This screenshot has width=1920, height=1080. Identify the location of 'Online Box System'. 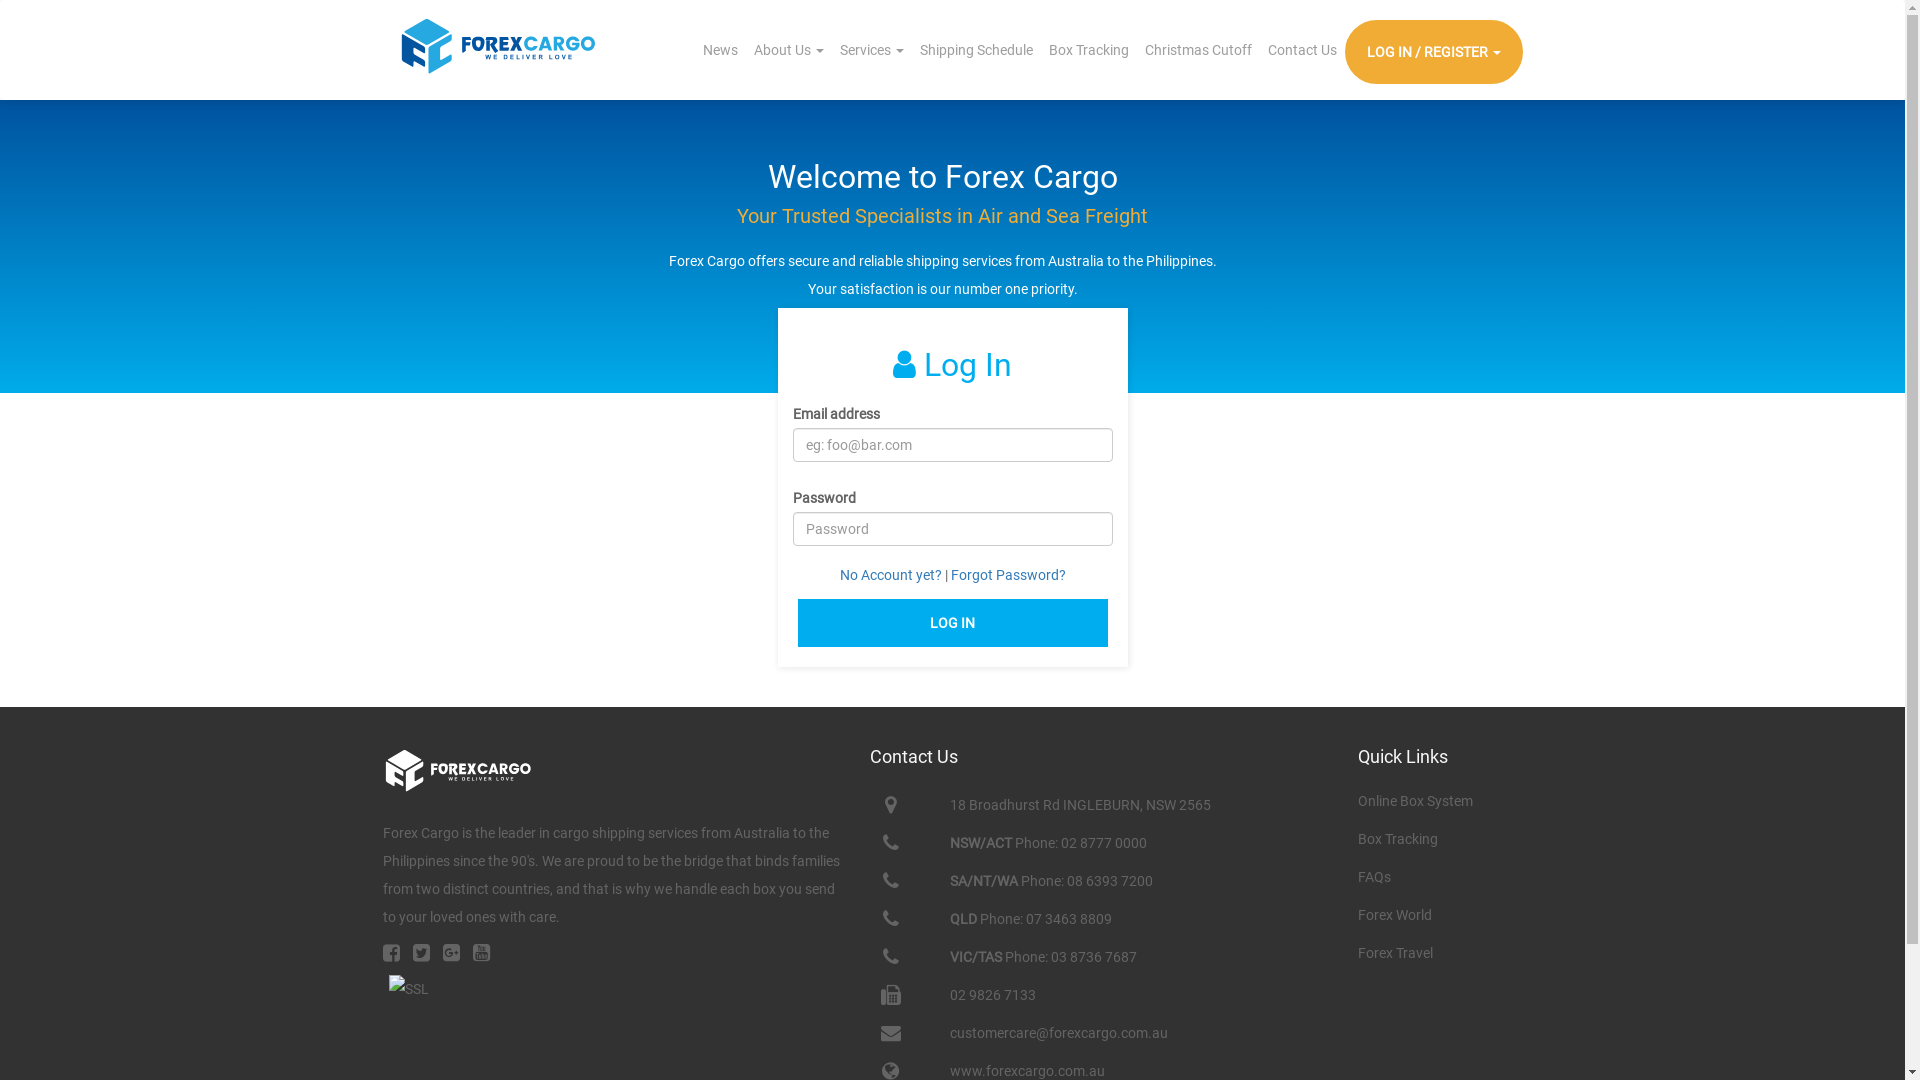
(1414, 800).